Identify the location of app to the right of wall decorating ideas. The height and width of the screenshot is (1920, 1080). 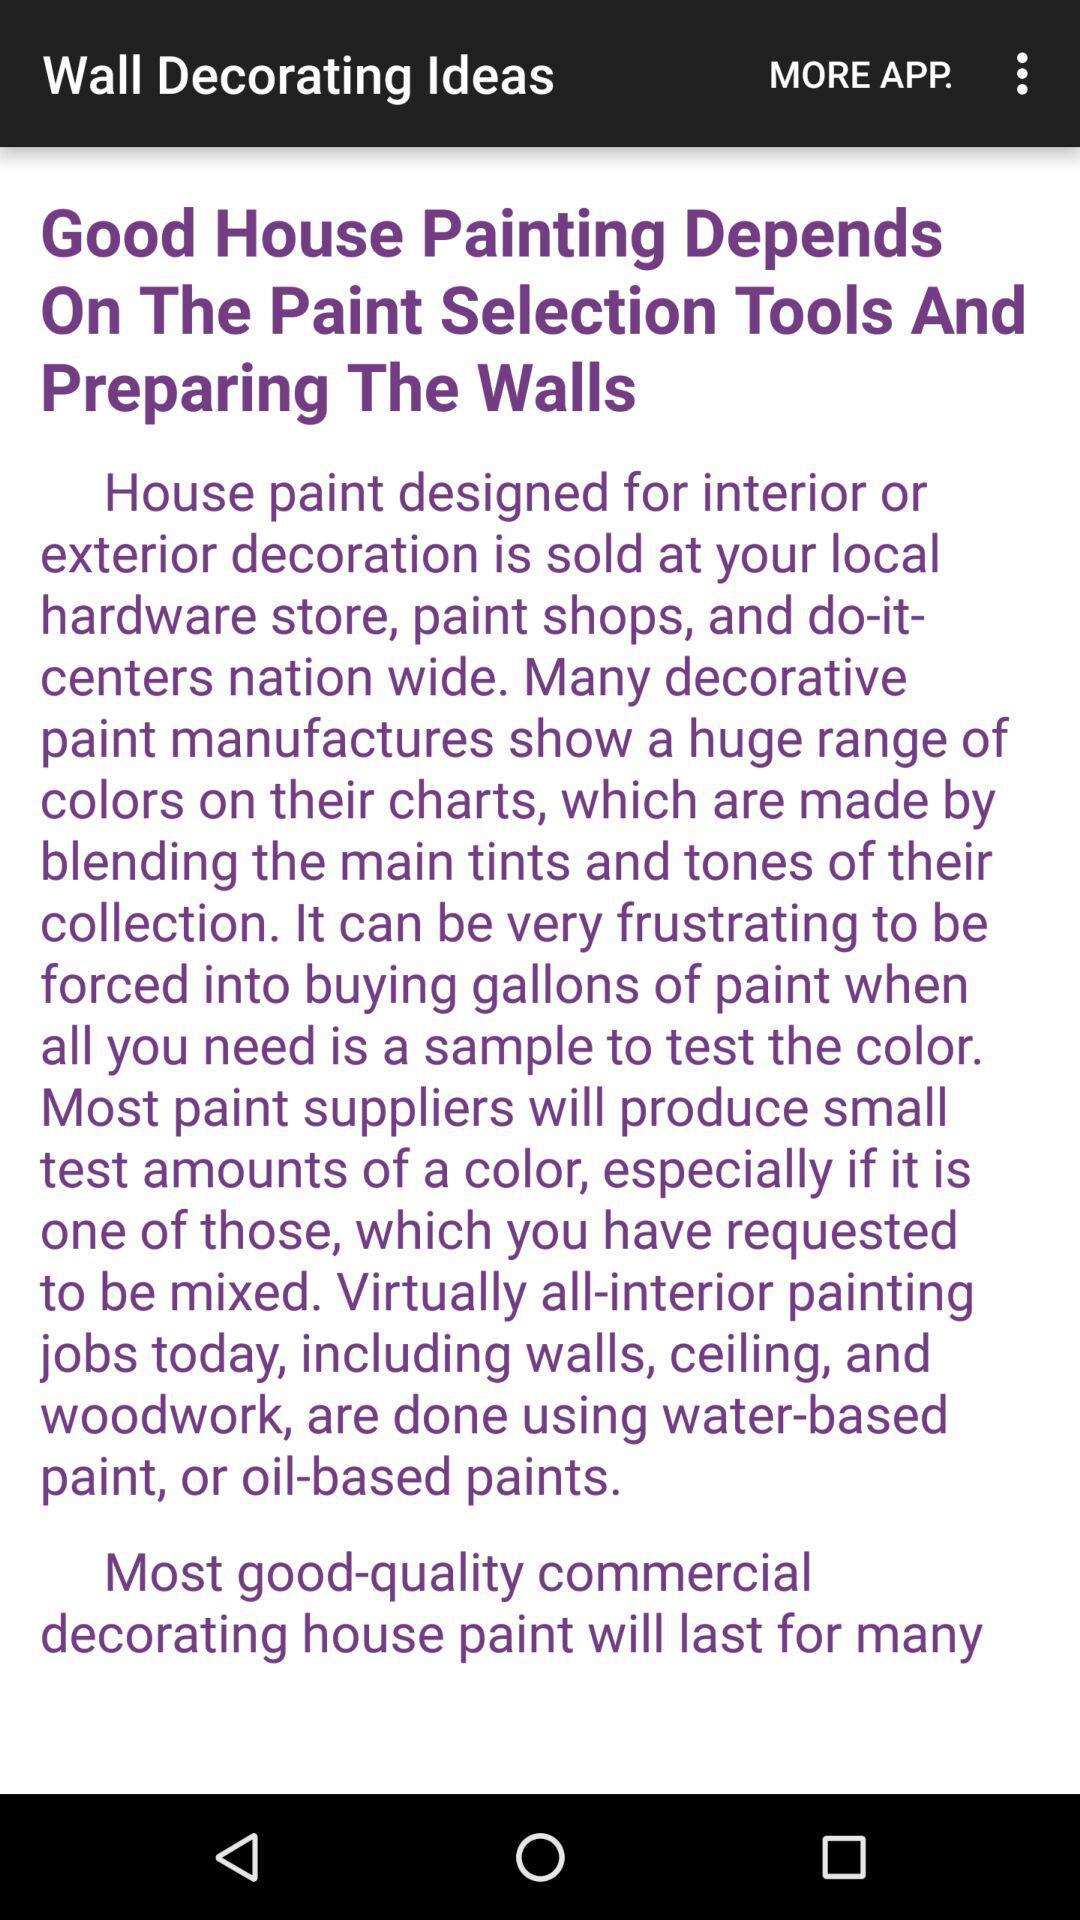
(860, 73).